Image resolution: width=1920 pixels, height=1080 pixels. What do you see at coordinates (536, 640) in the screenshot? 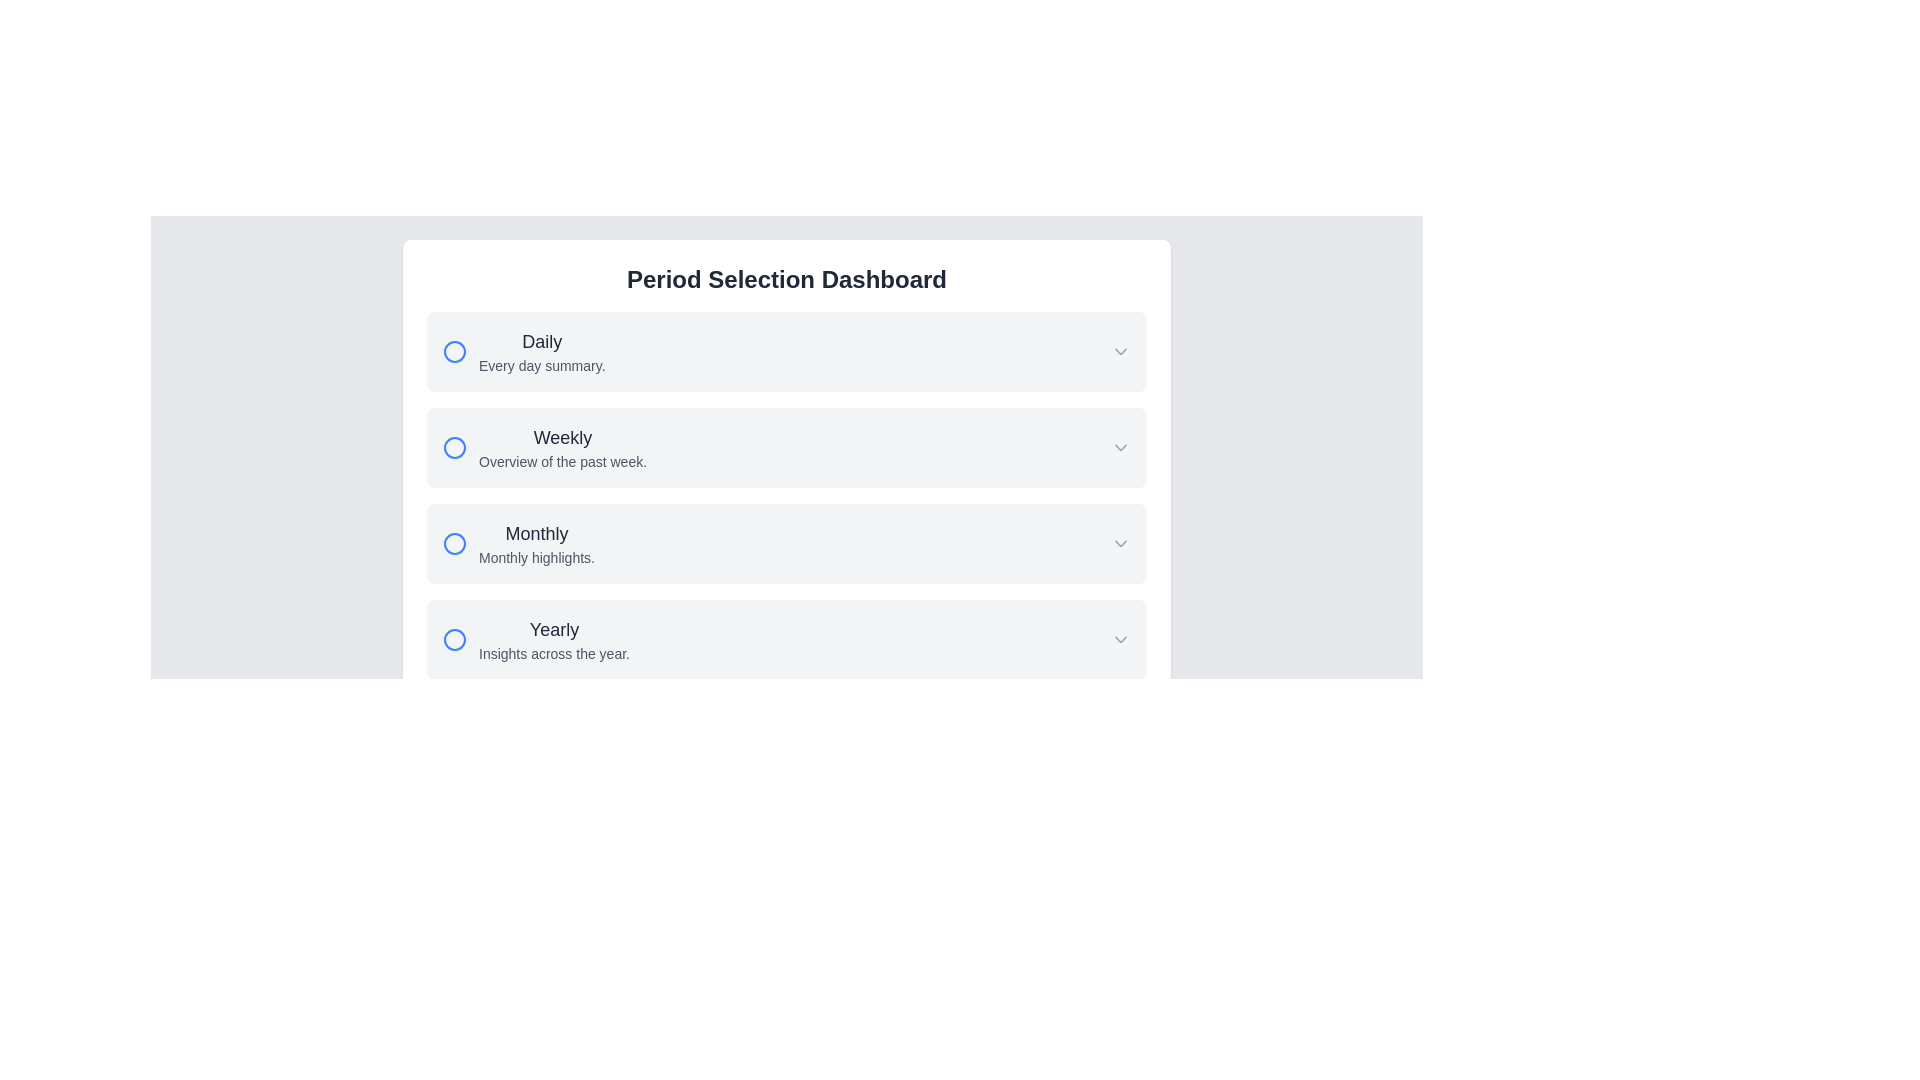
I see `the last selectable item in the vertical list of options within the 'Period Selection Dashboard'` at bounding box center [536, 640].